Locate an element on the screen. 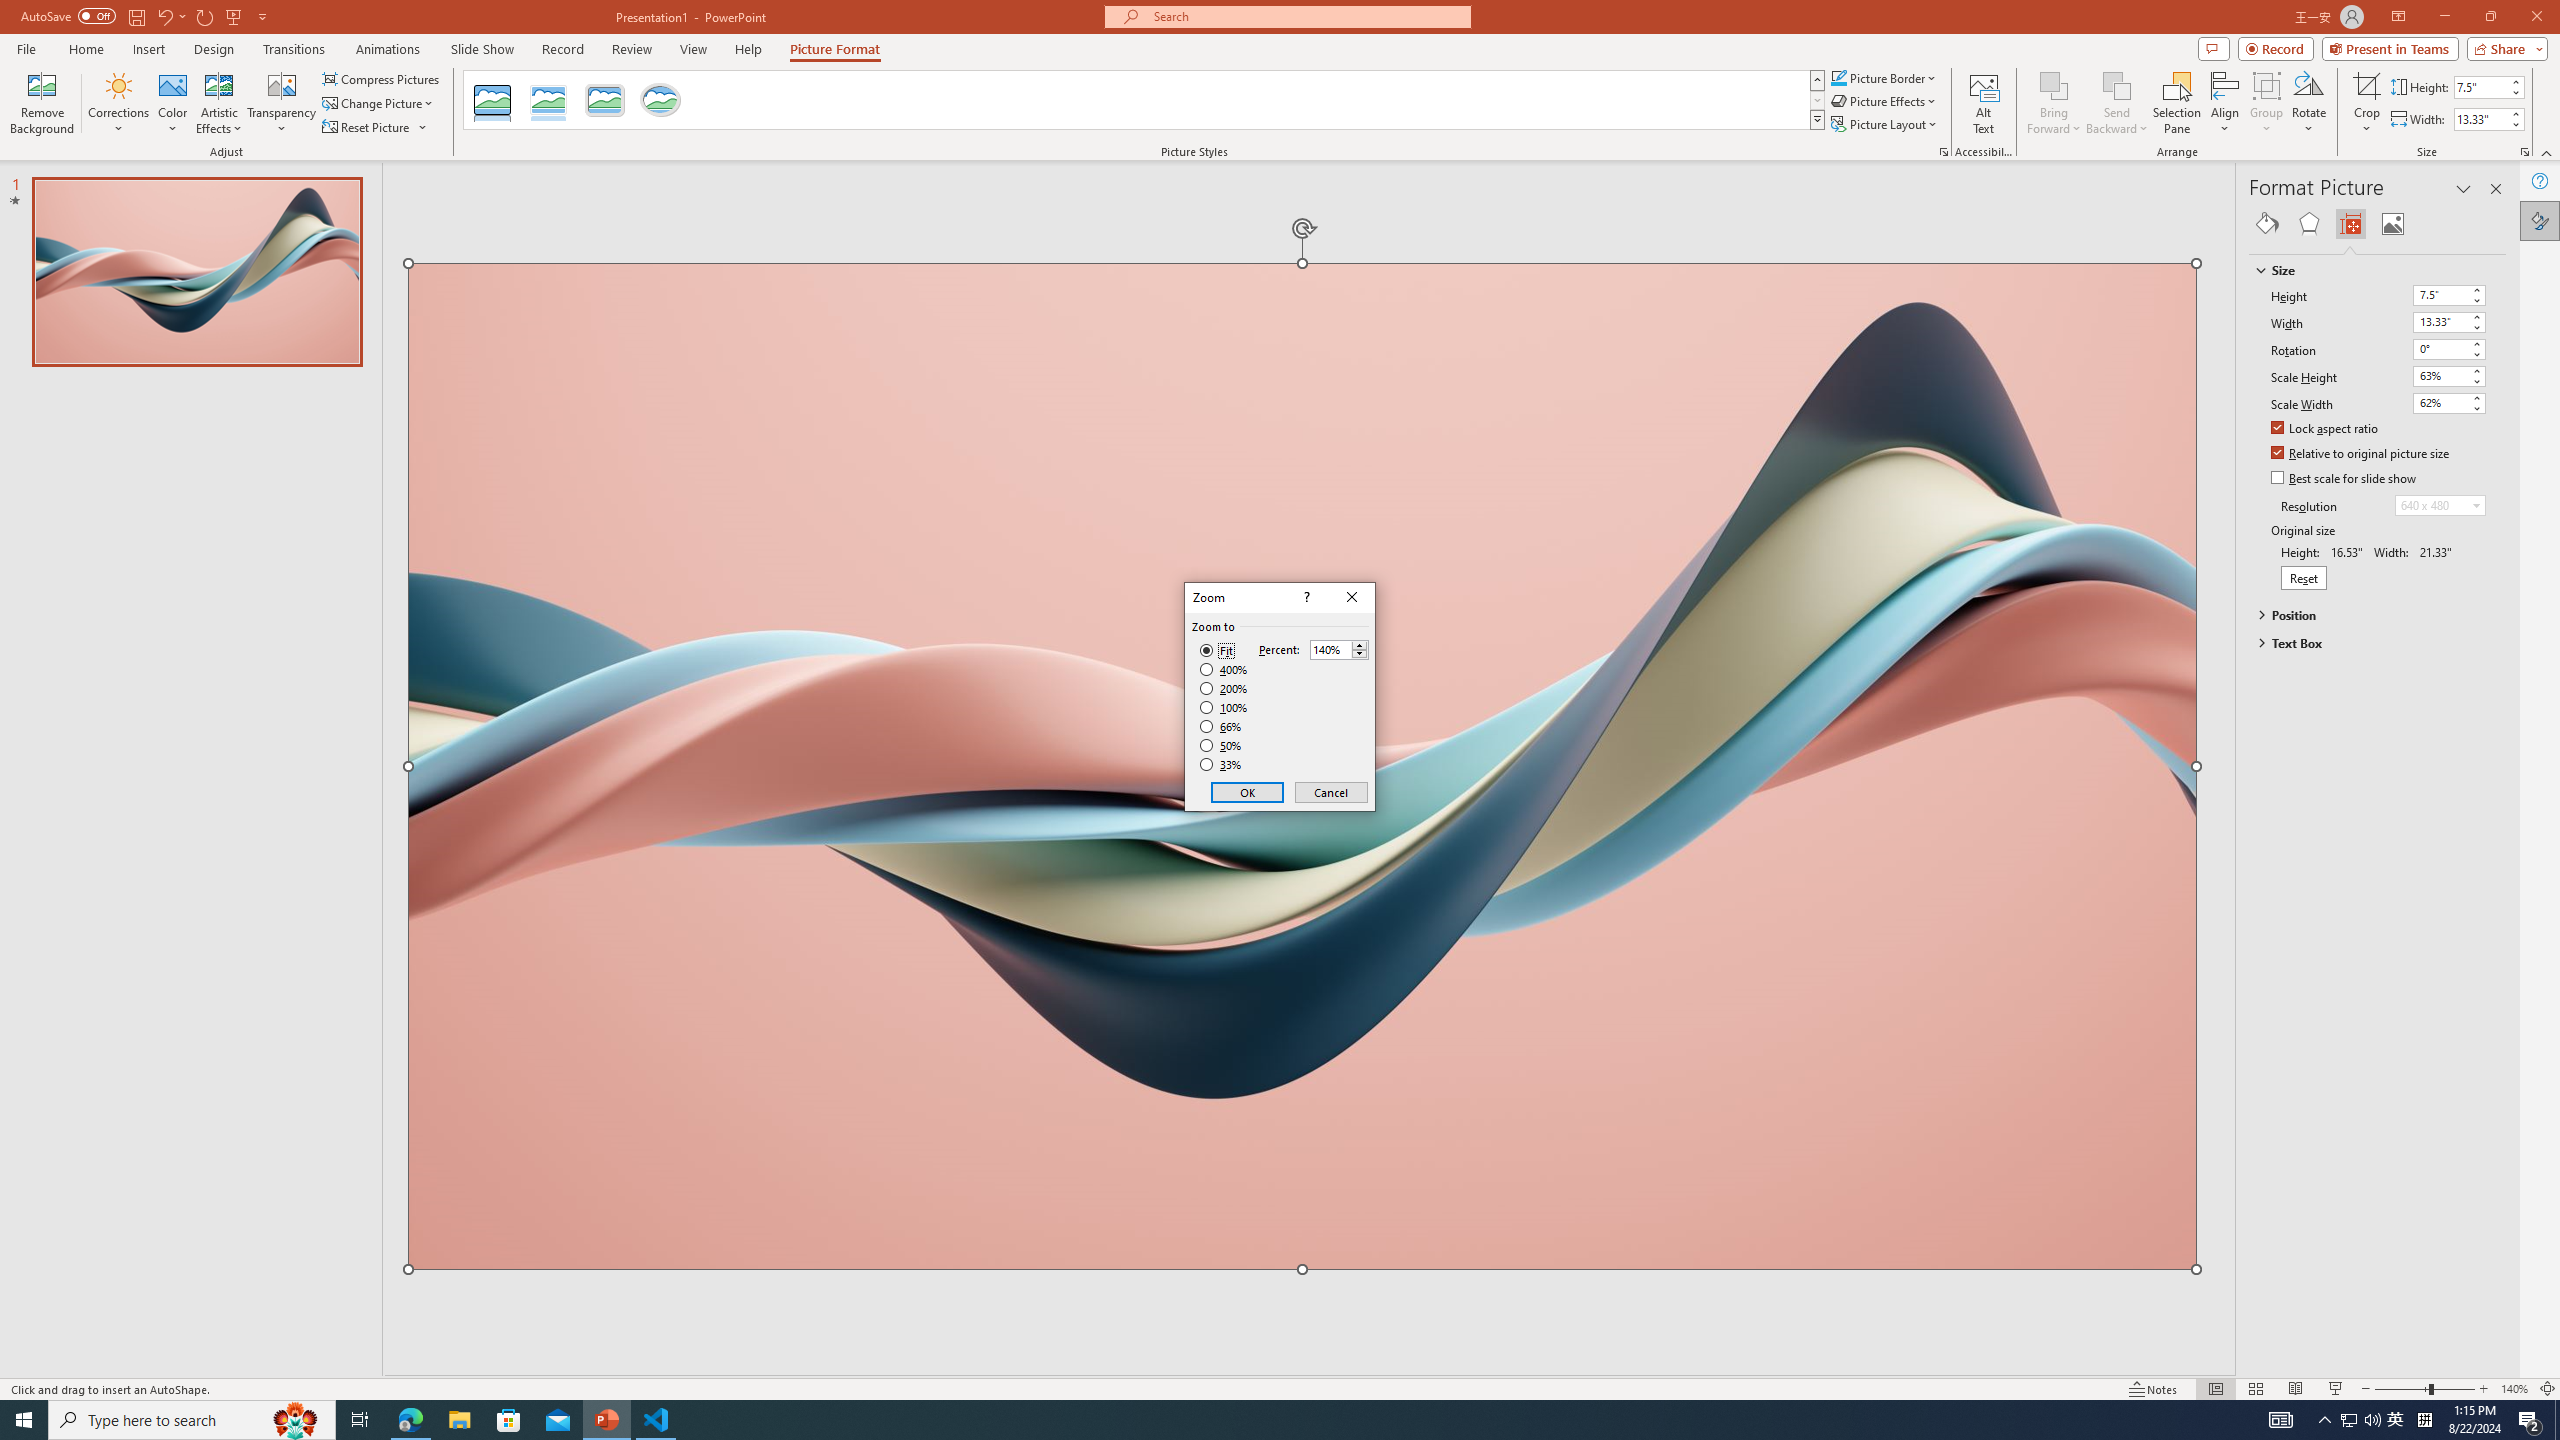  'Send Backward' is located at coordinates (2116, 103).